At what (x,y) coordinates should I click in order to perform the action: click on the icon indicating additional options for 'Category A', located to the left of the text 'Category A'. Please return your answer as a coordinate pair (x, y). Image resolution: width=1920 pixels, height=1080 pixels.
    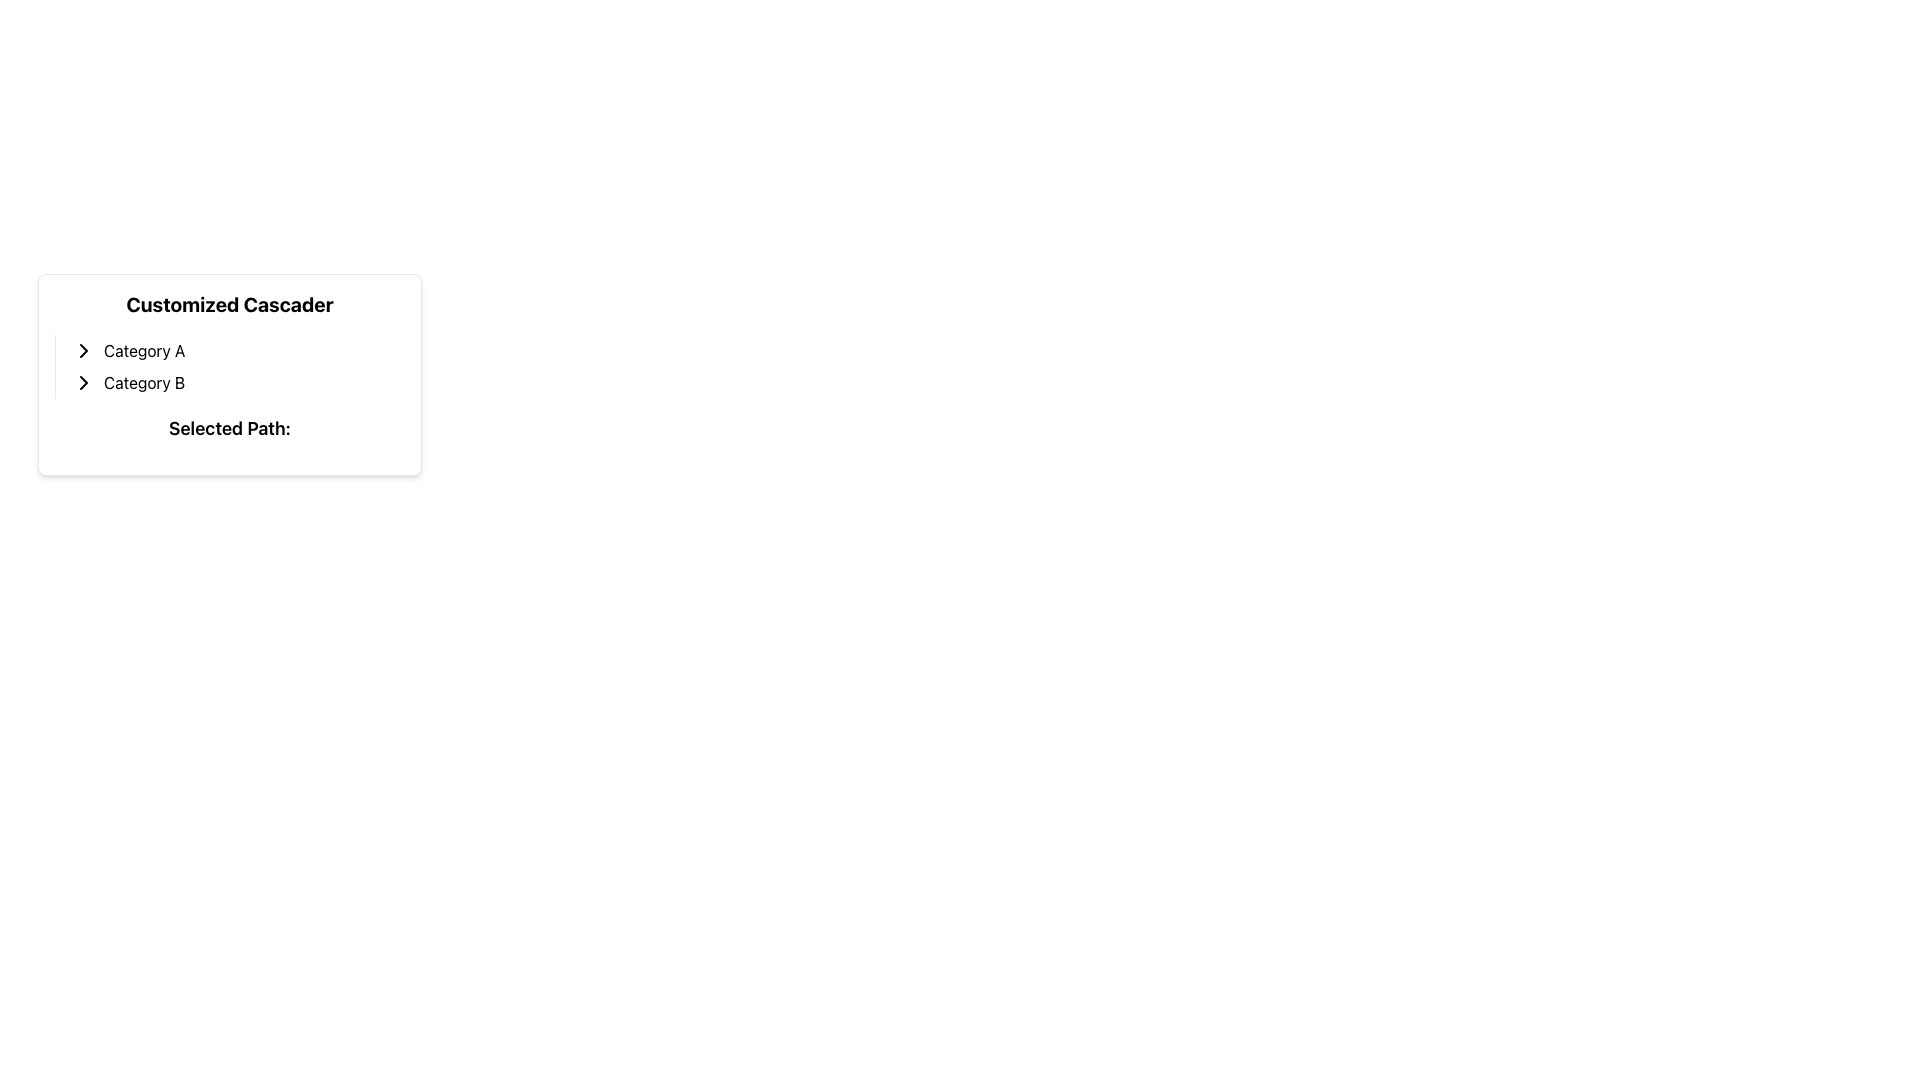
    Looking at the image, I should click on (82, 350).